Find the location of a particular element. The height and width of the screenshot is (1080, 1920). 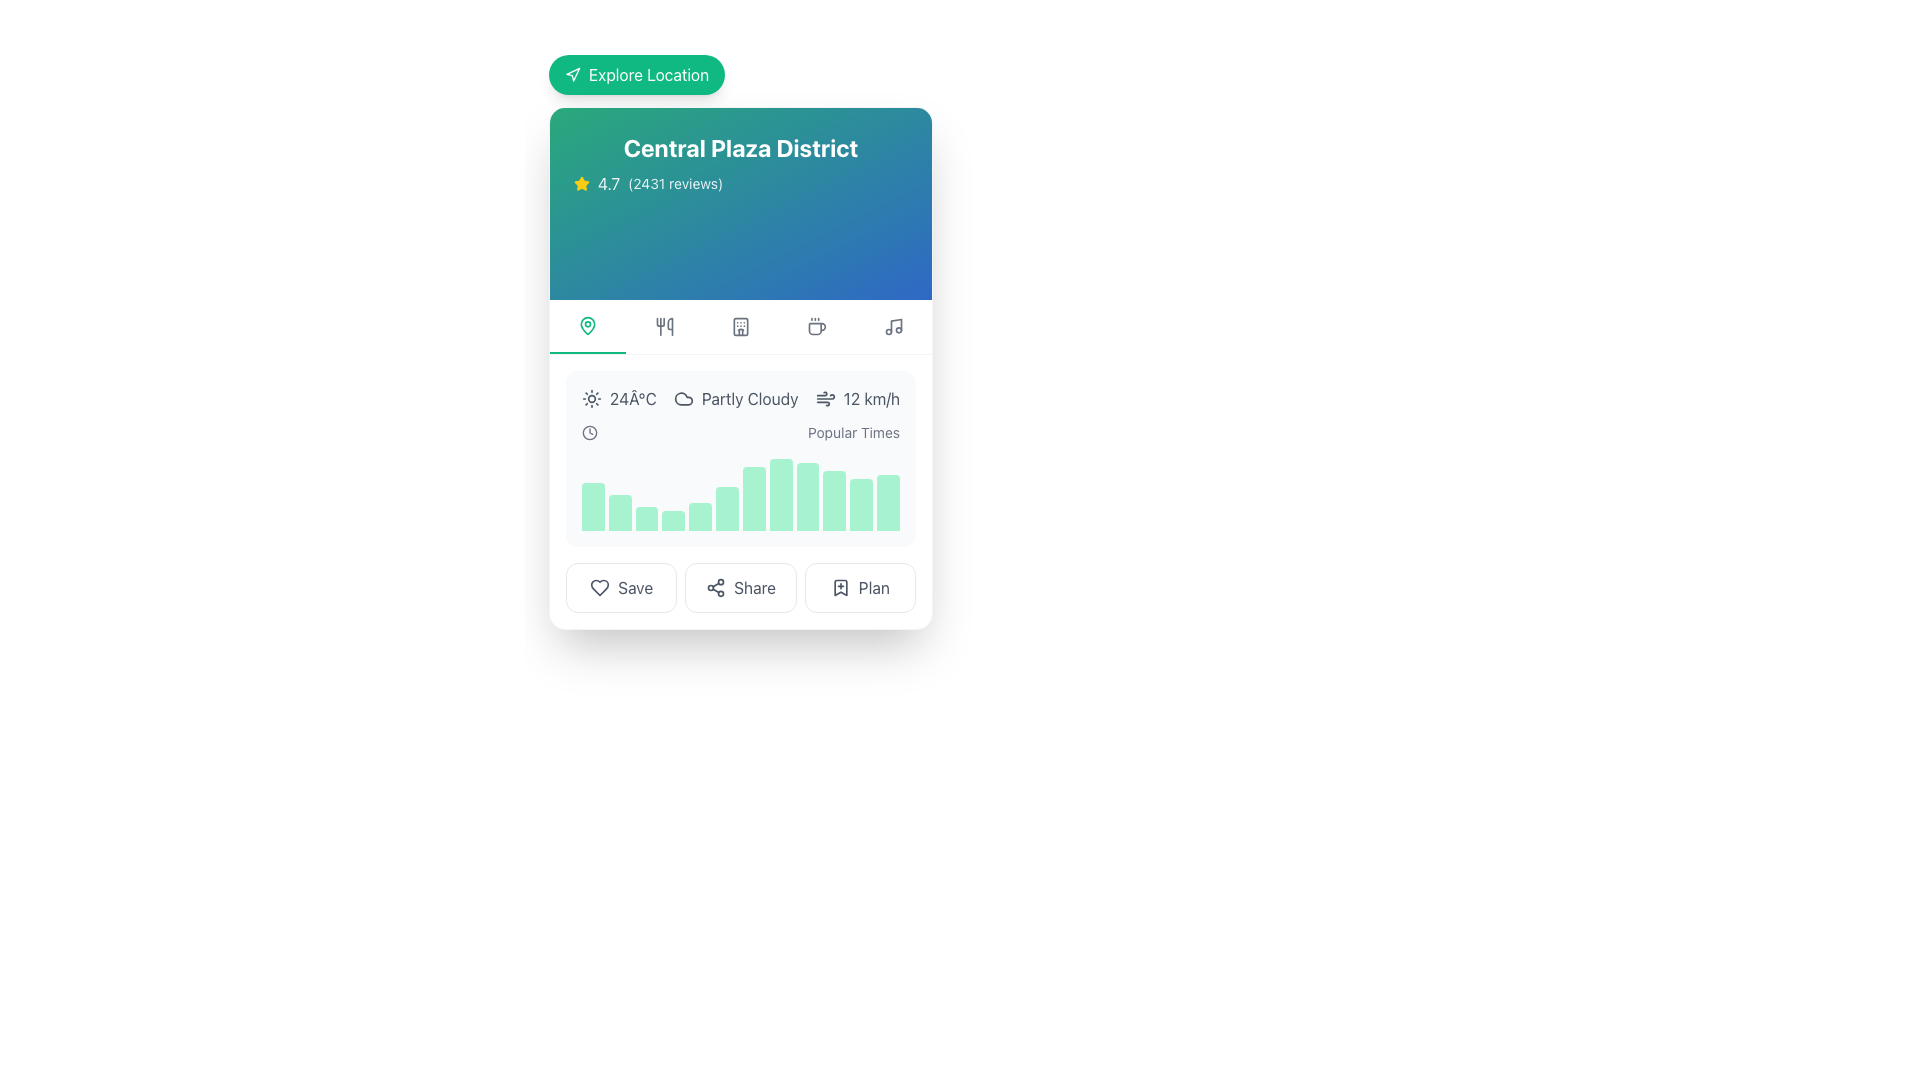

the 12th graphical bar representation in the chart is located at coordinates (887, 501).